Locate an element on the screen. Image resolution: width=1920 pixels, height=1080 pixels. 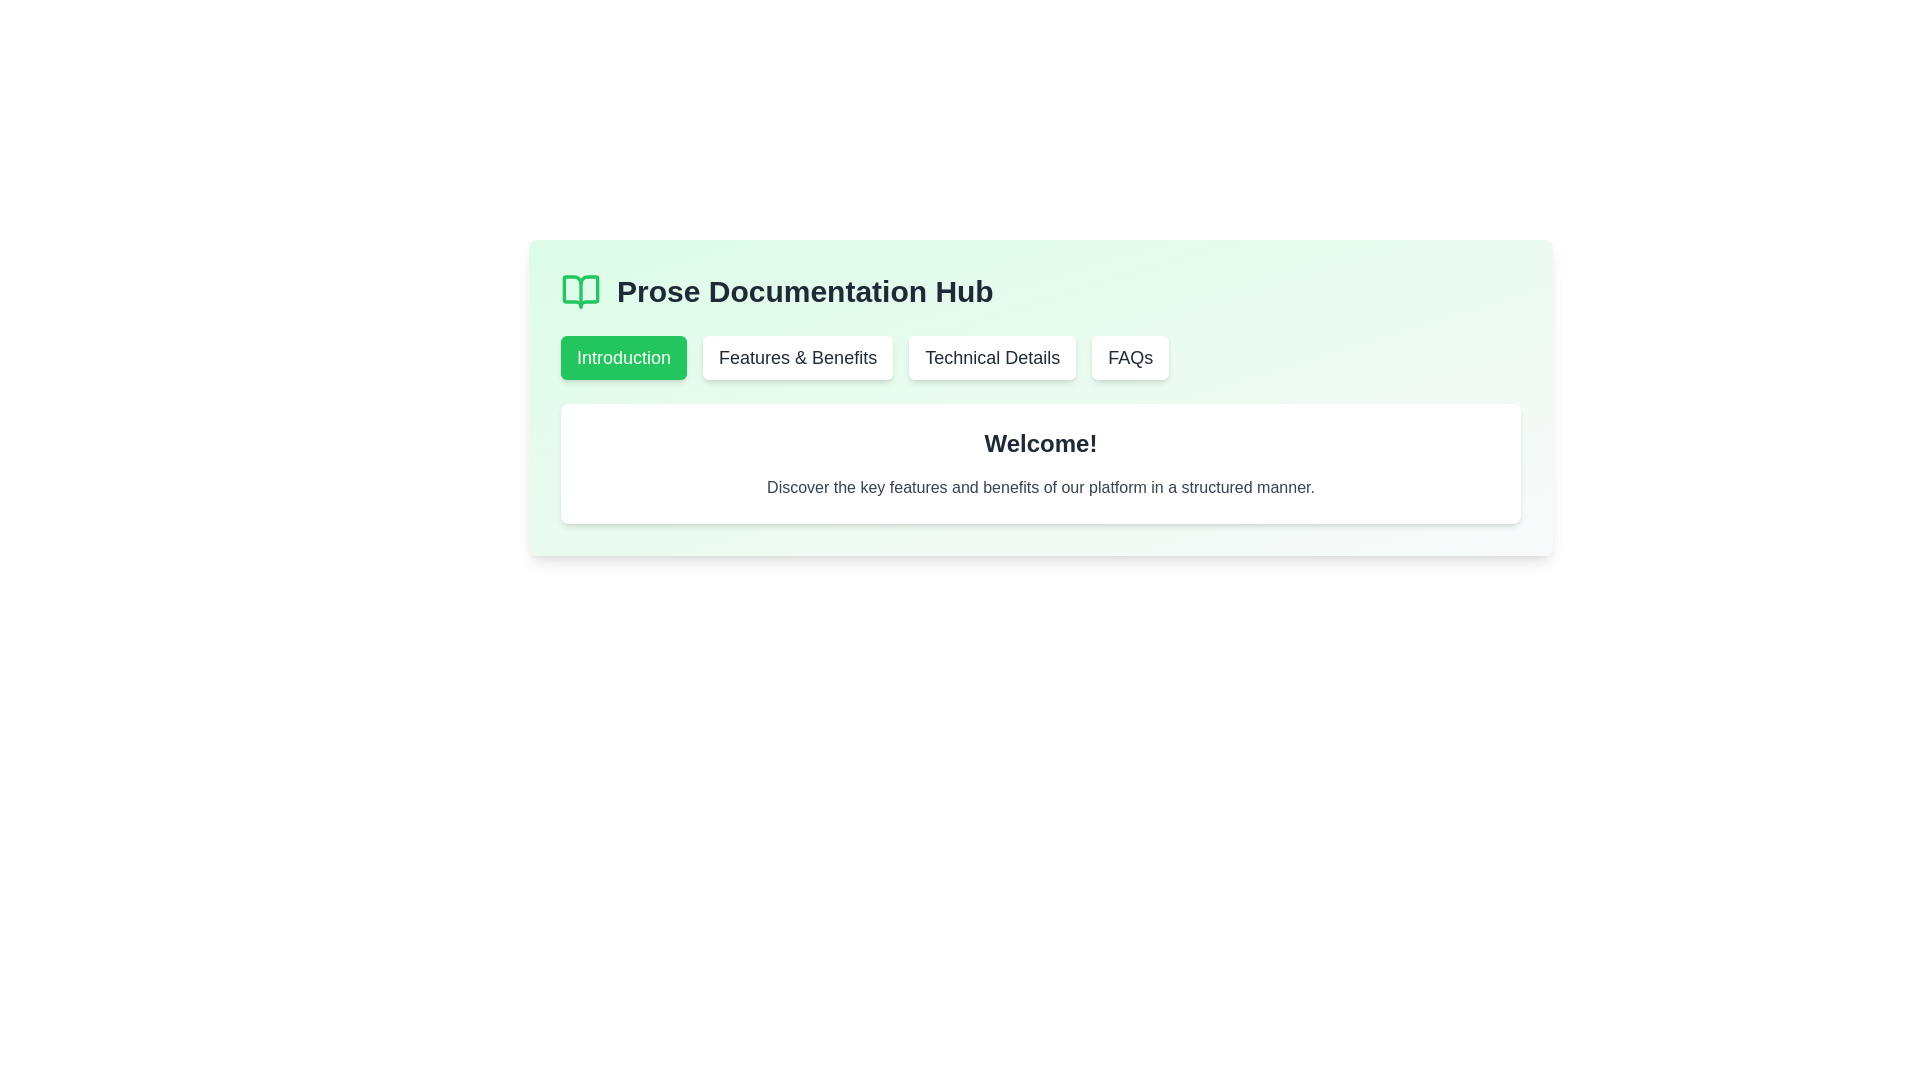
the rectangular button labeled 'Features & Benefits', which is the second button in a row of four, to trigger its hover effect is located at coordinates (797, 357).